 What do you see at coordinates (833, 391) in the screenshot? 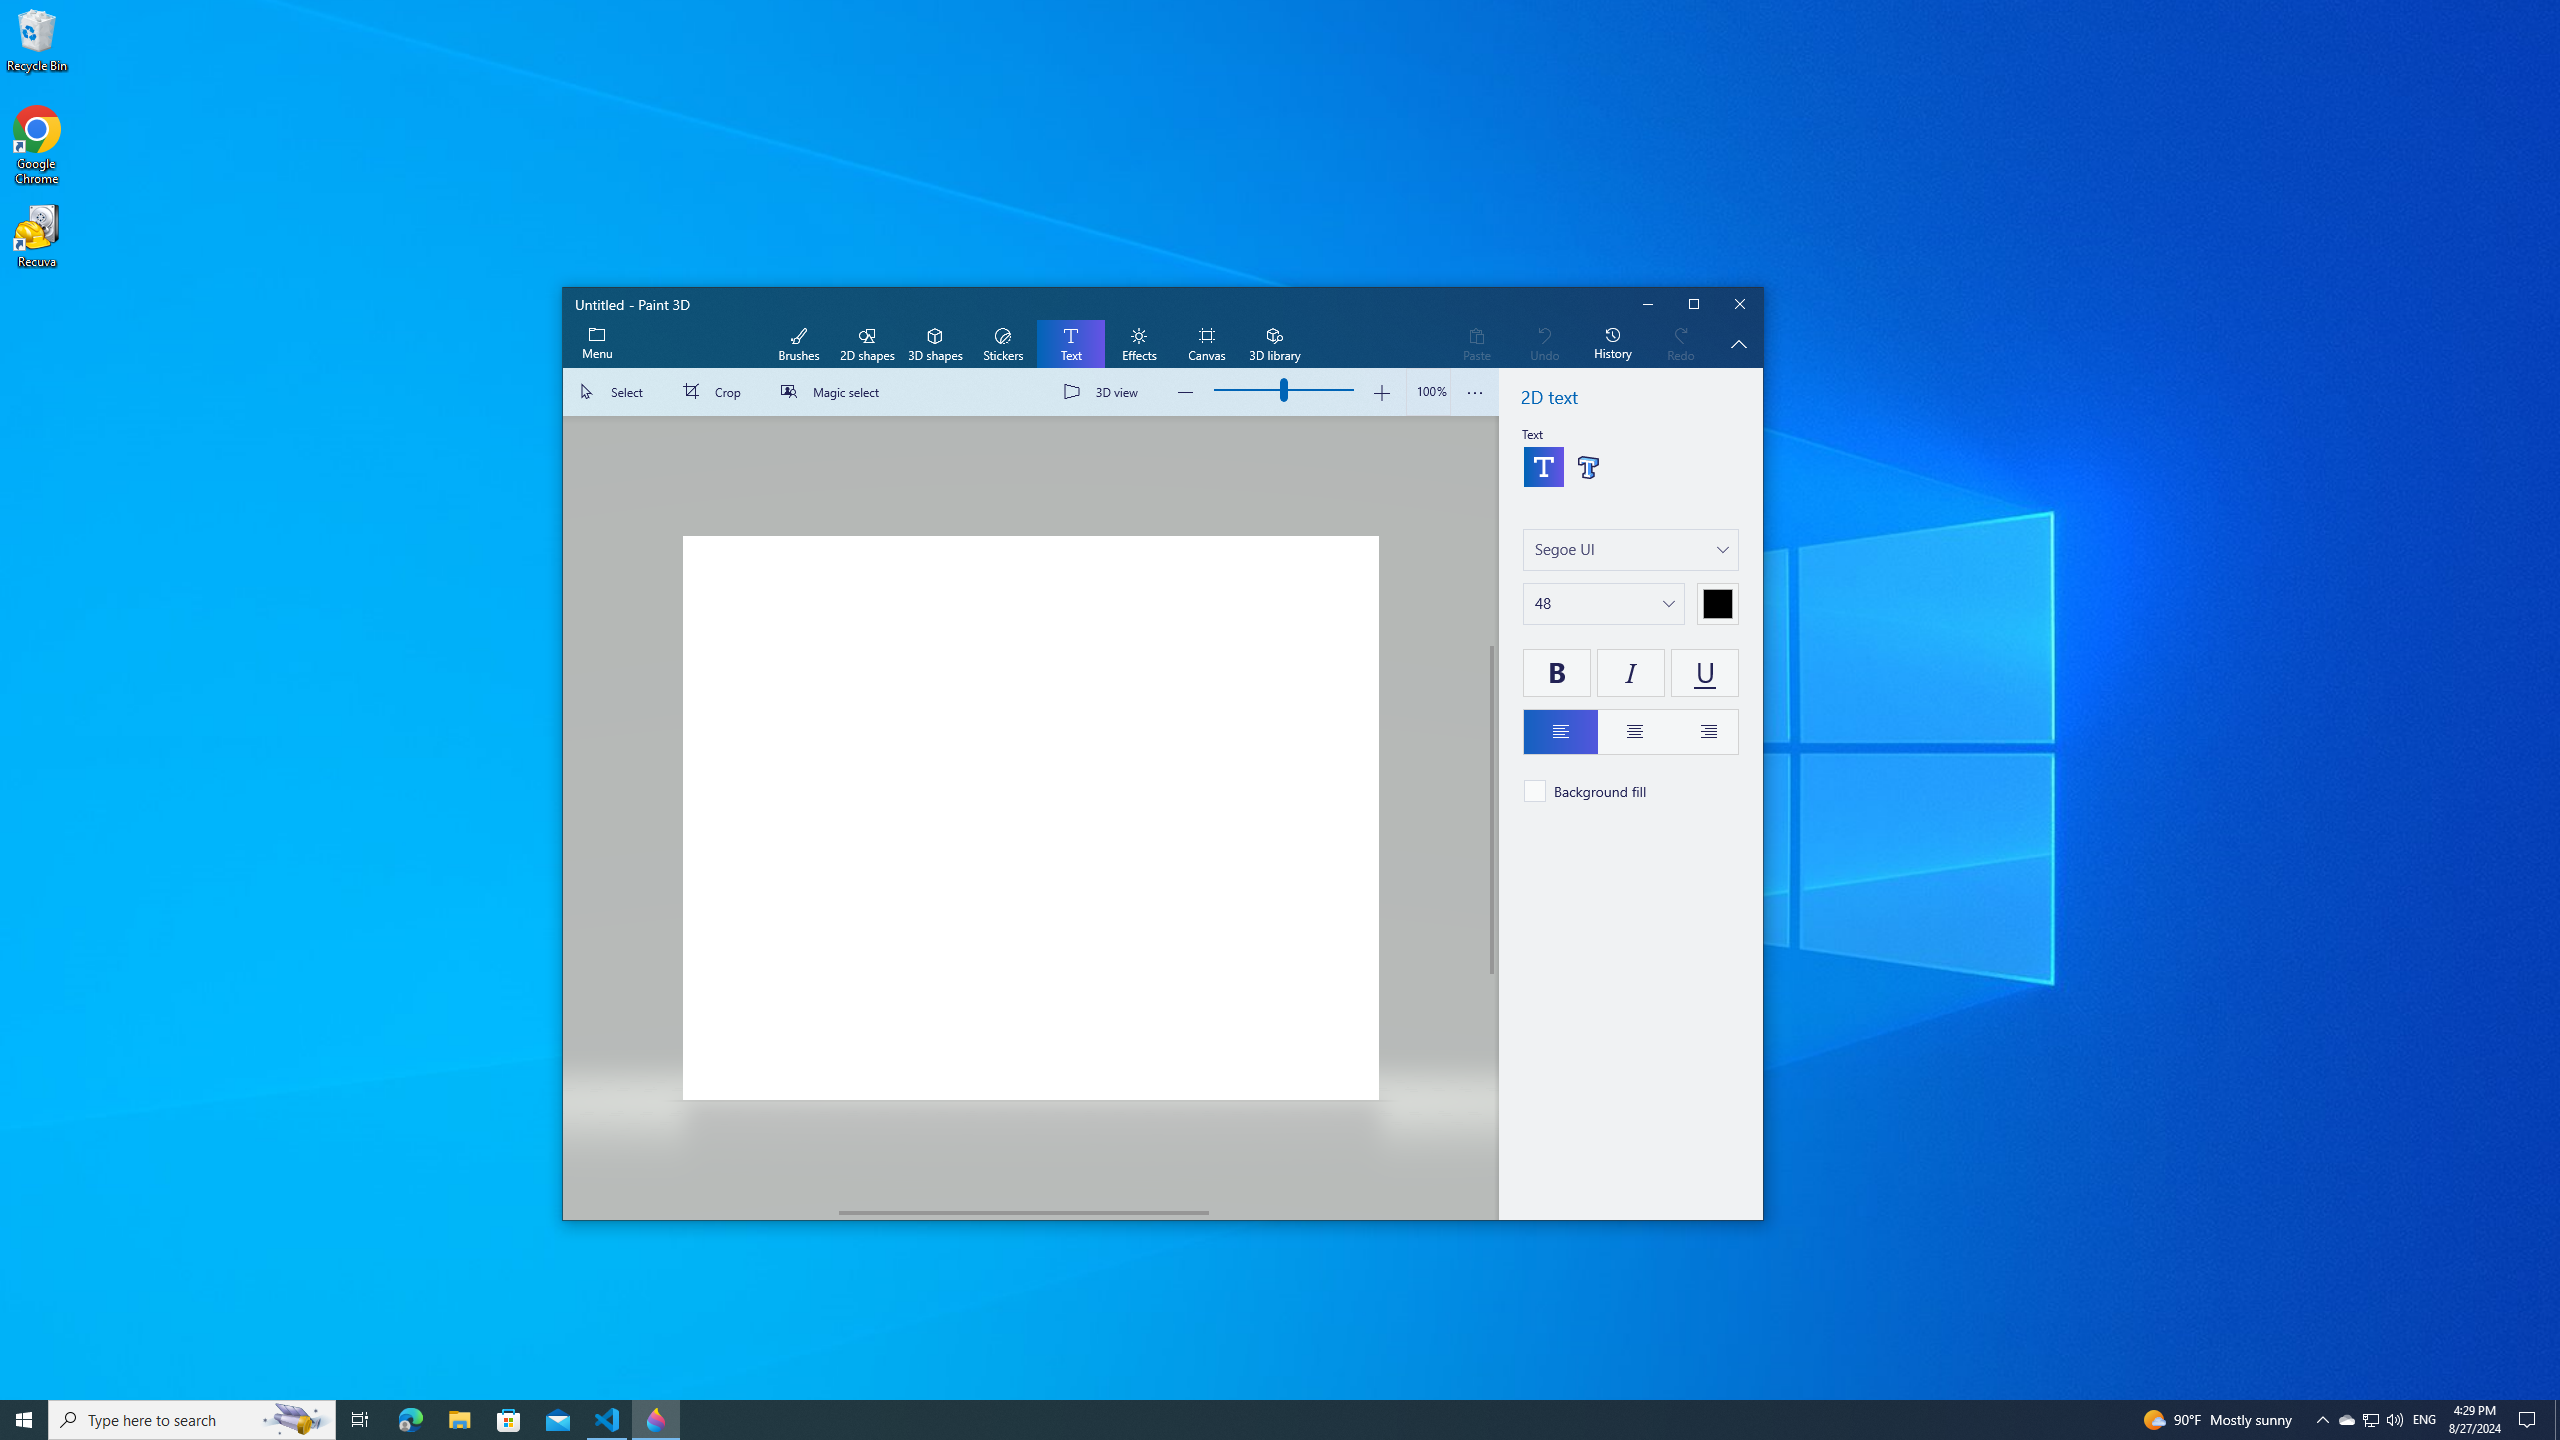
I see `'Magic select'` at bounding box center [833, 391].